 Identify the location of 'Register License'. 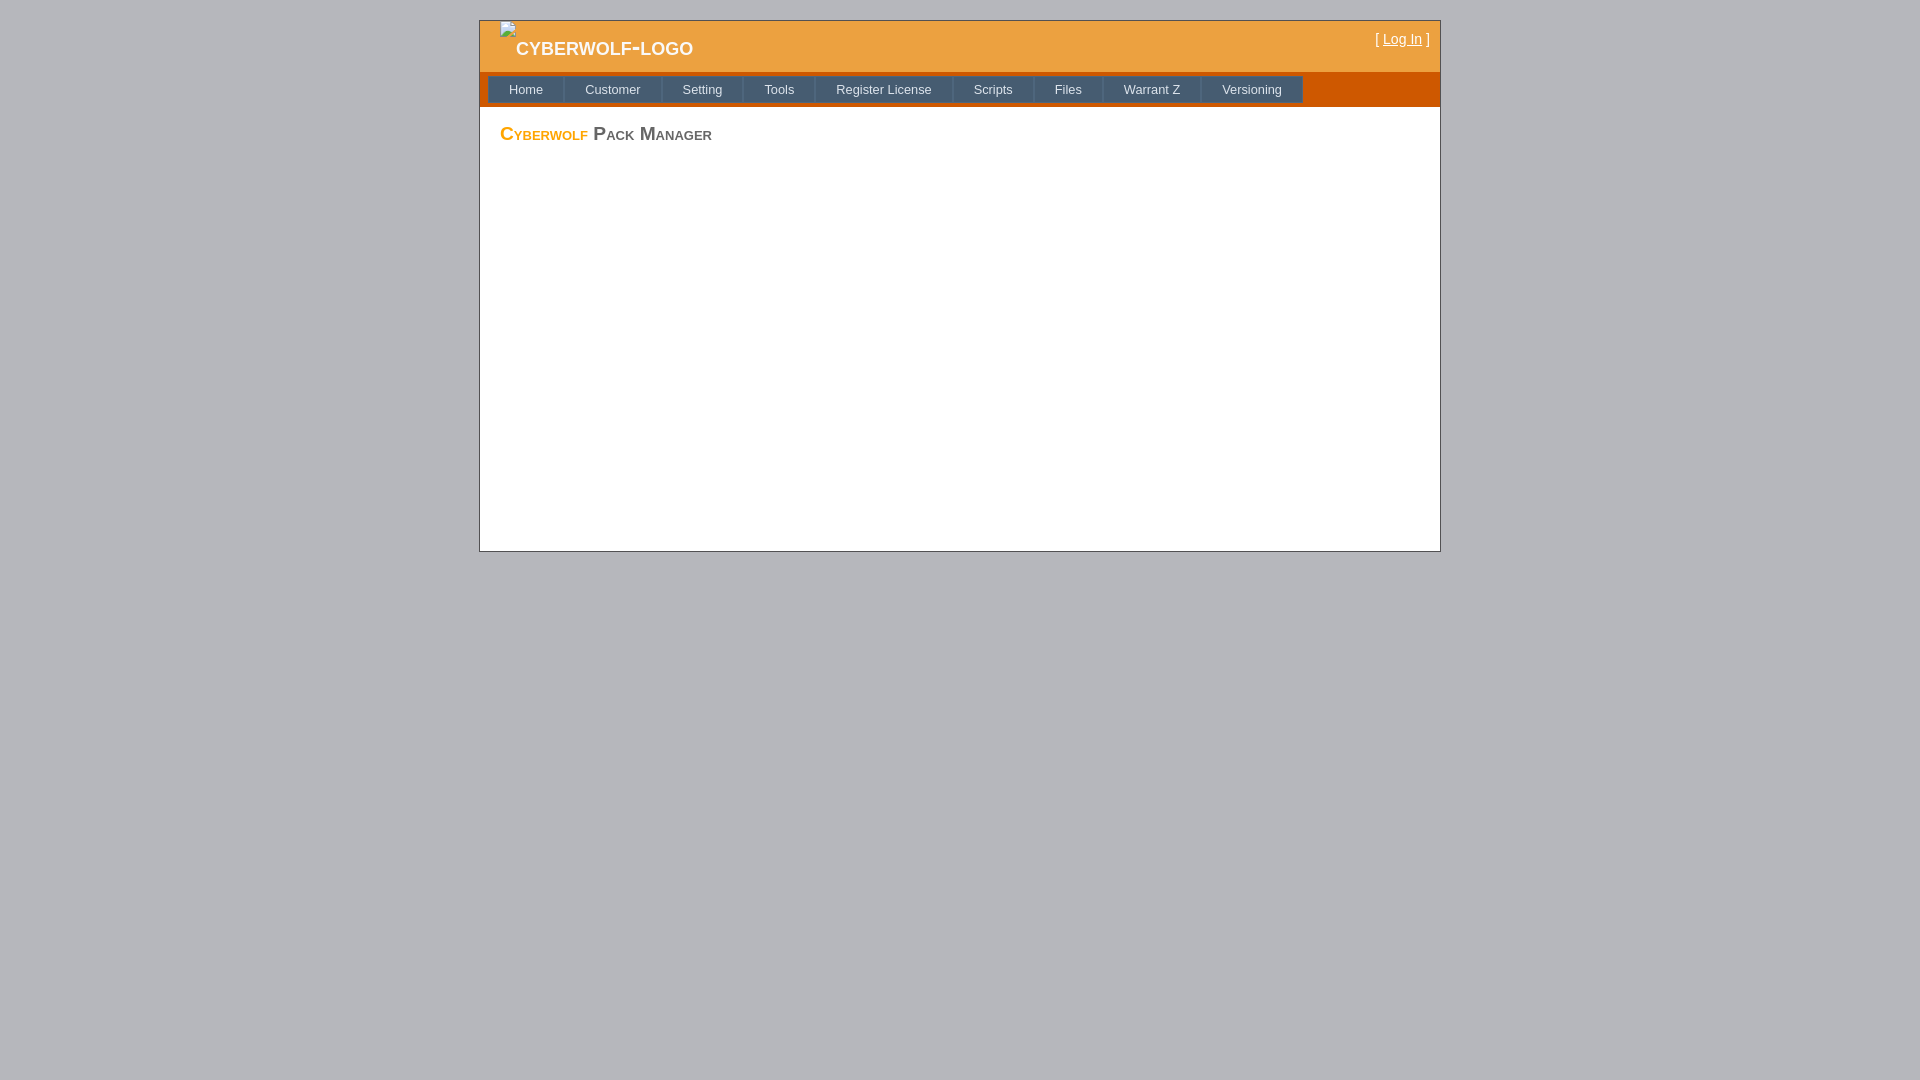
(882, 88).